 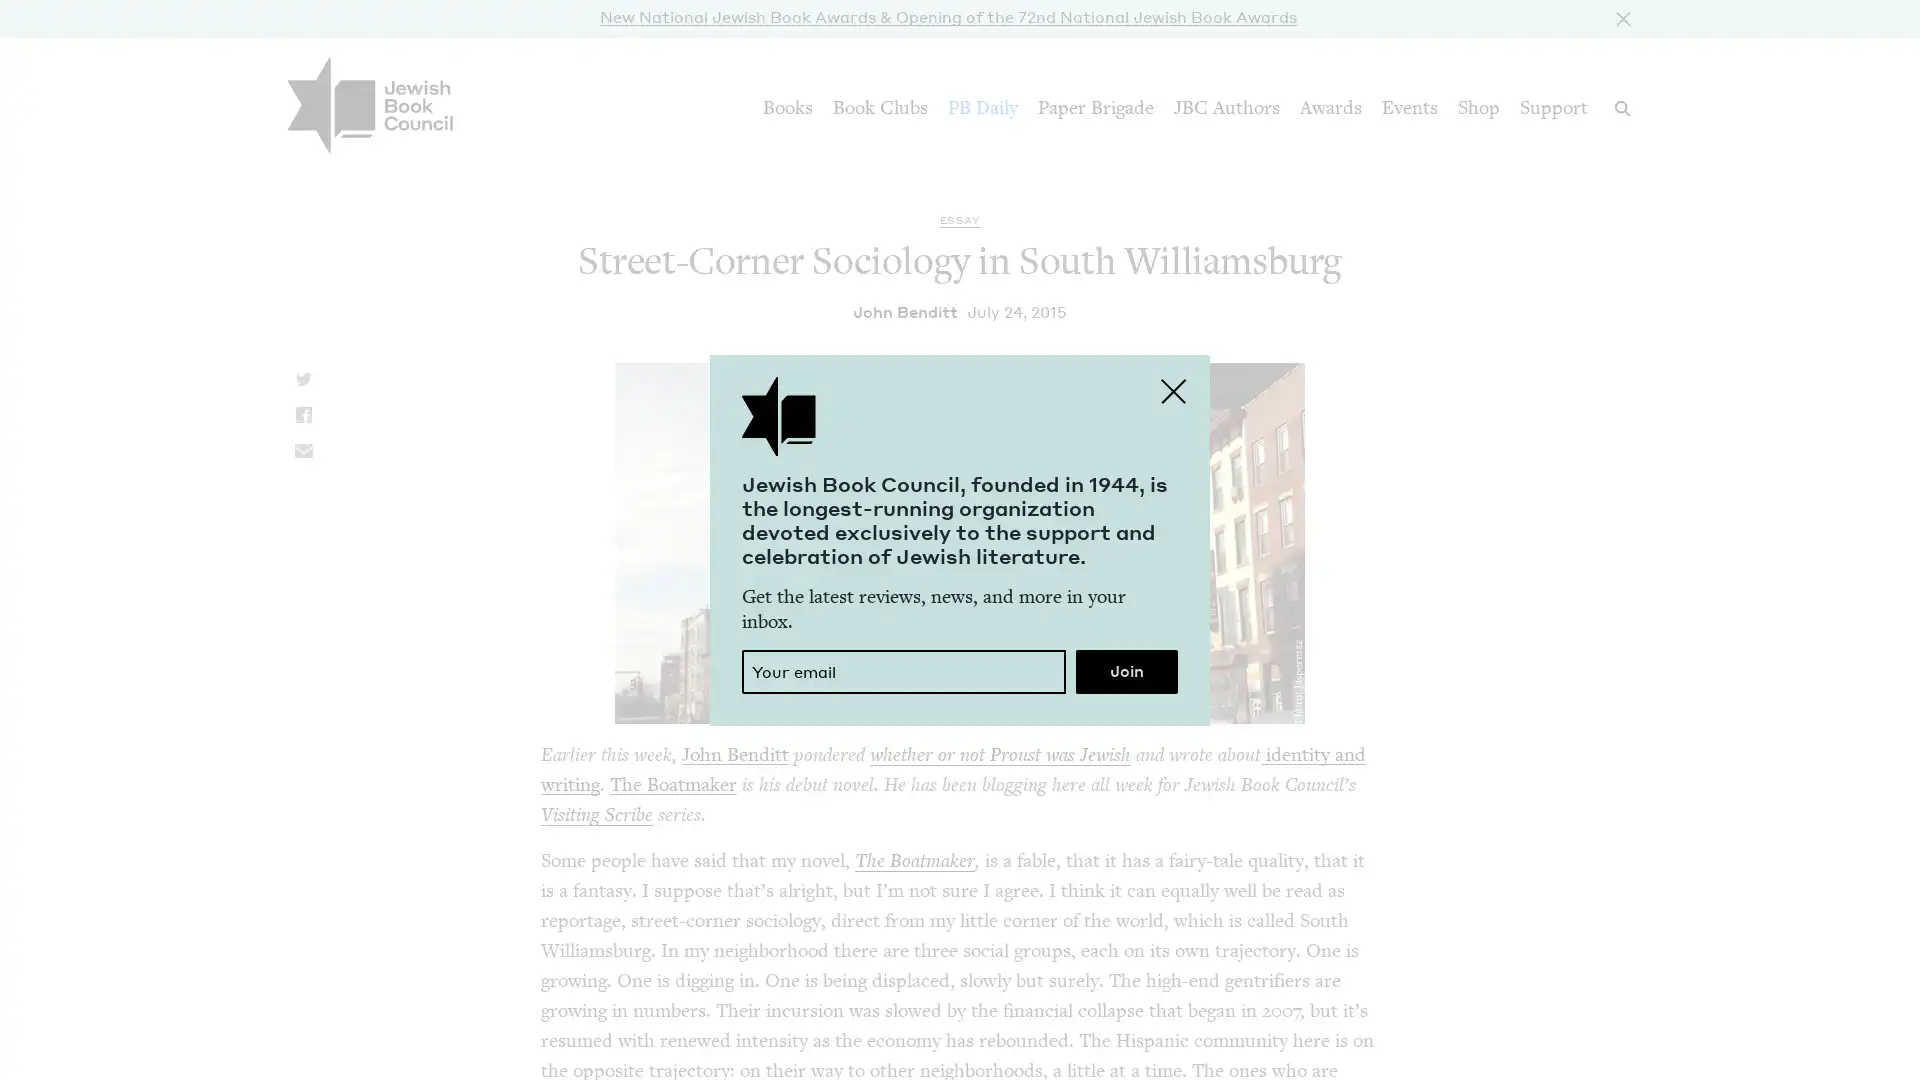 I want to click on Join, so click(x=1127, y=671).